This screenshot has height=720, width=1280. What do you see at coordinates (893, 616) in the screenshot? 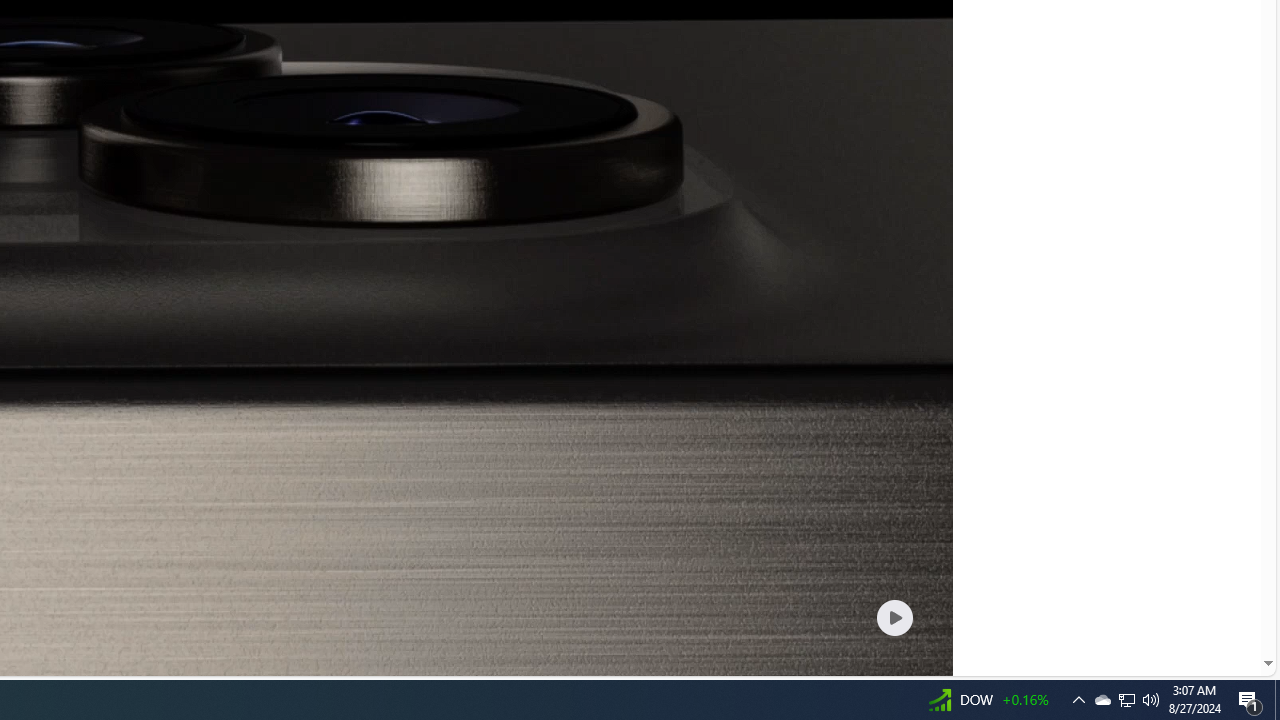
I see `'Play welcome animation video'` at bounding box center [893, 616].